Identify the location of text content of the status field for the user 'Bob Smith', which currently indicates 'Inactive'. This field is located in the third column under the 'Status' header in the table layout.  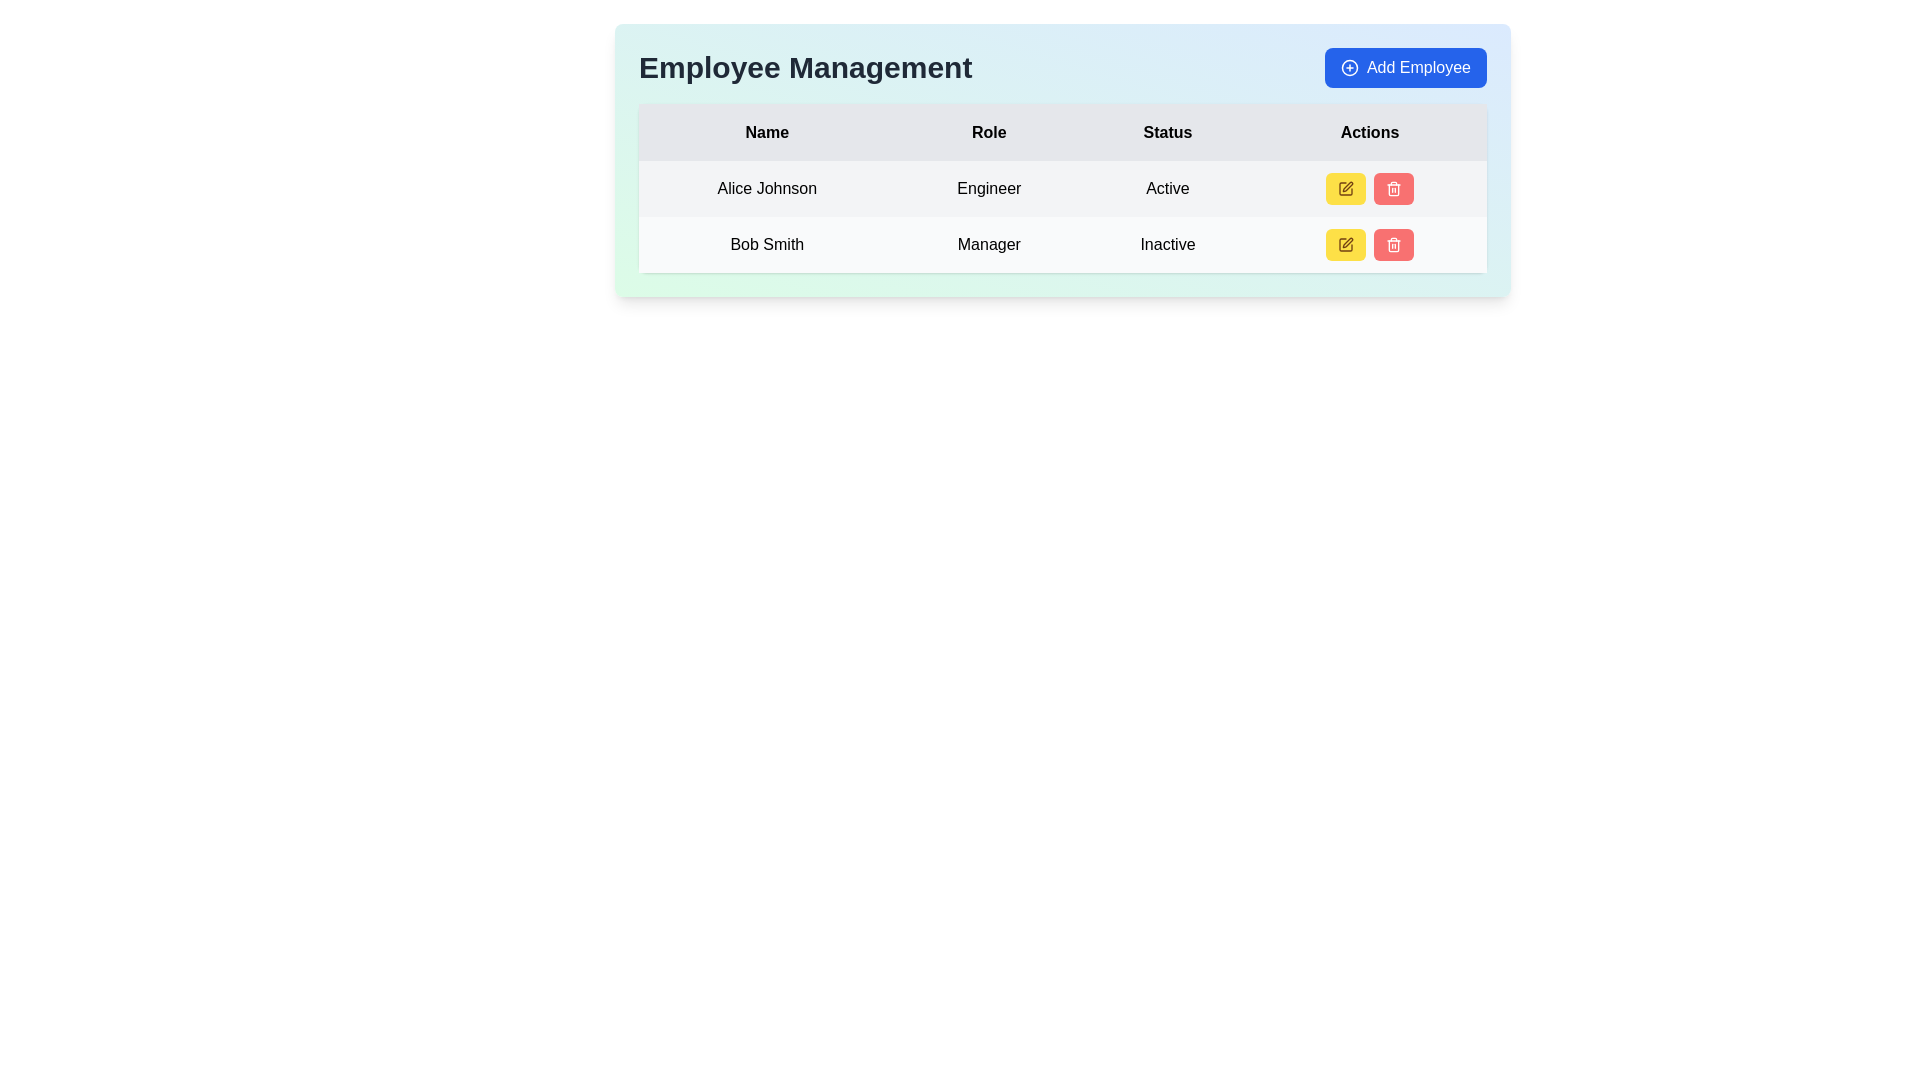
(1167, 244).